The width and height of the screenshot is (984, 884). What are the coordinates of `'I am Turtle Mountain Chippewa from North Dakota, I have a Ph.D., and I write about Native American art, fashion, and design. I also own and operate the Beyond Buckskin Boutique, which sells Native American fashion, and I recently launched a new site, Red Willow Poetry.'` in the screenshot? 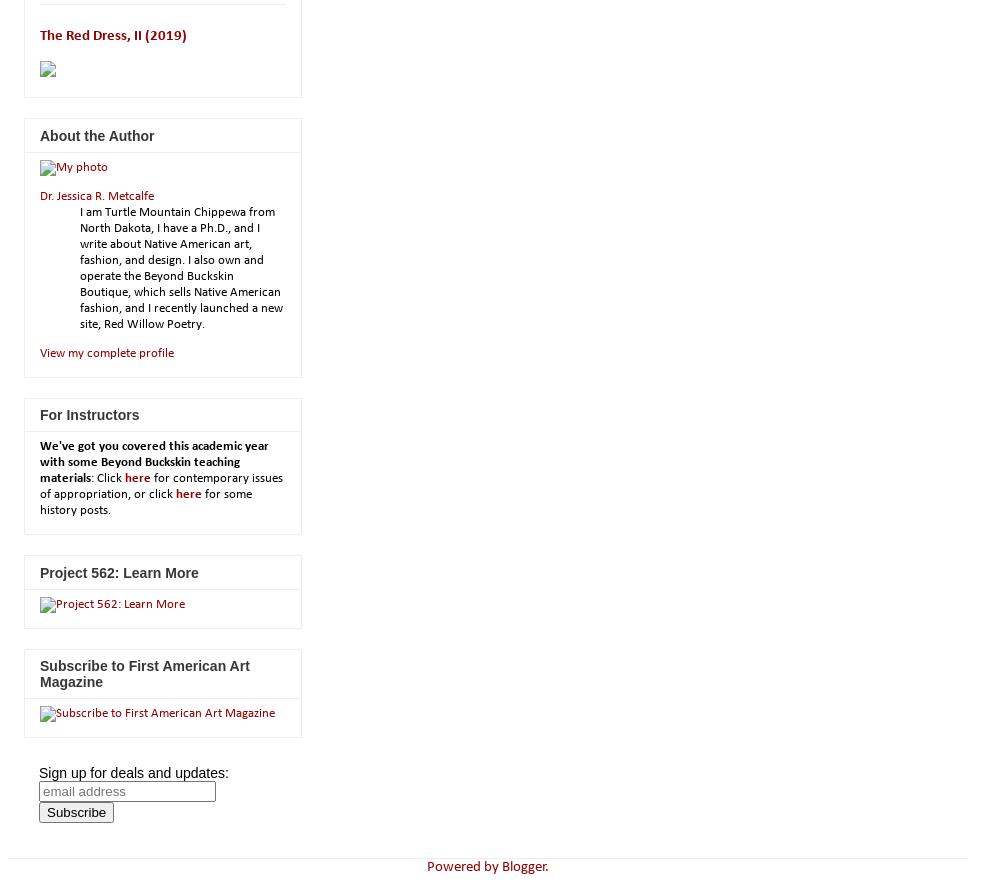 It's located at (78, 266).